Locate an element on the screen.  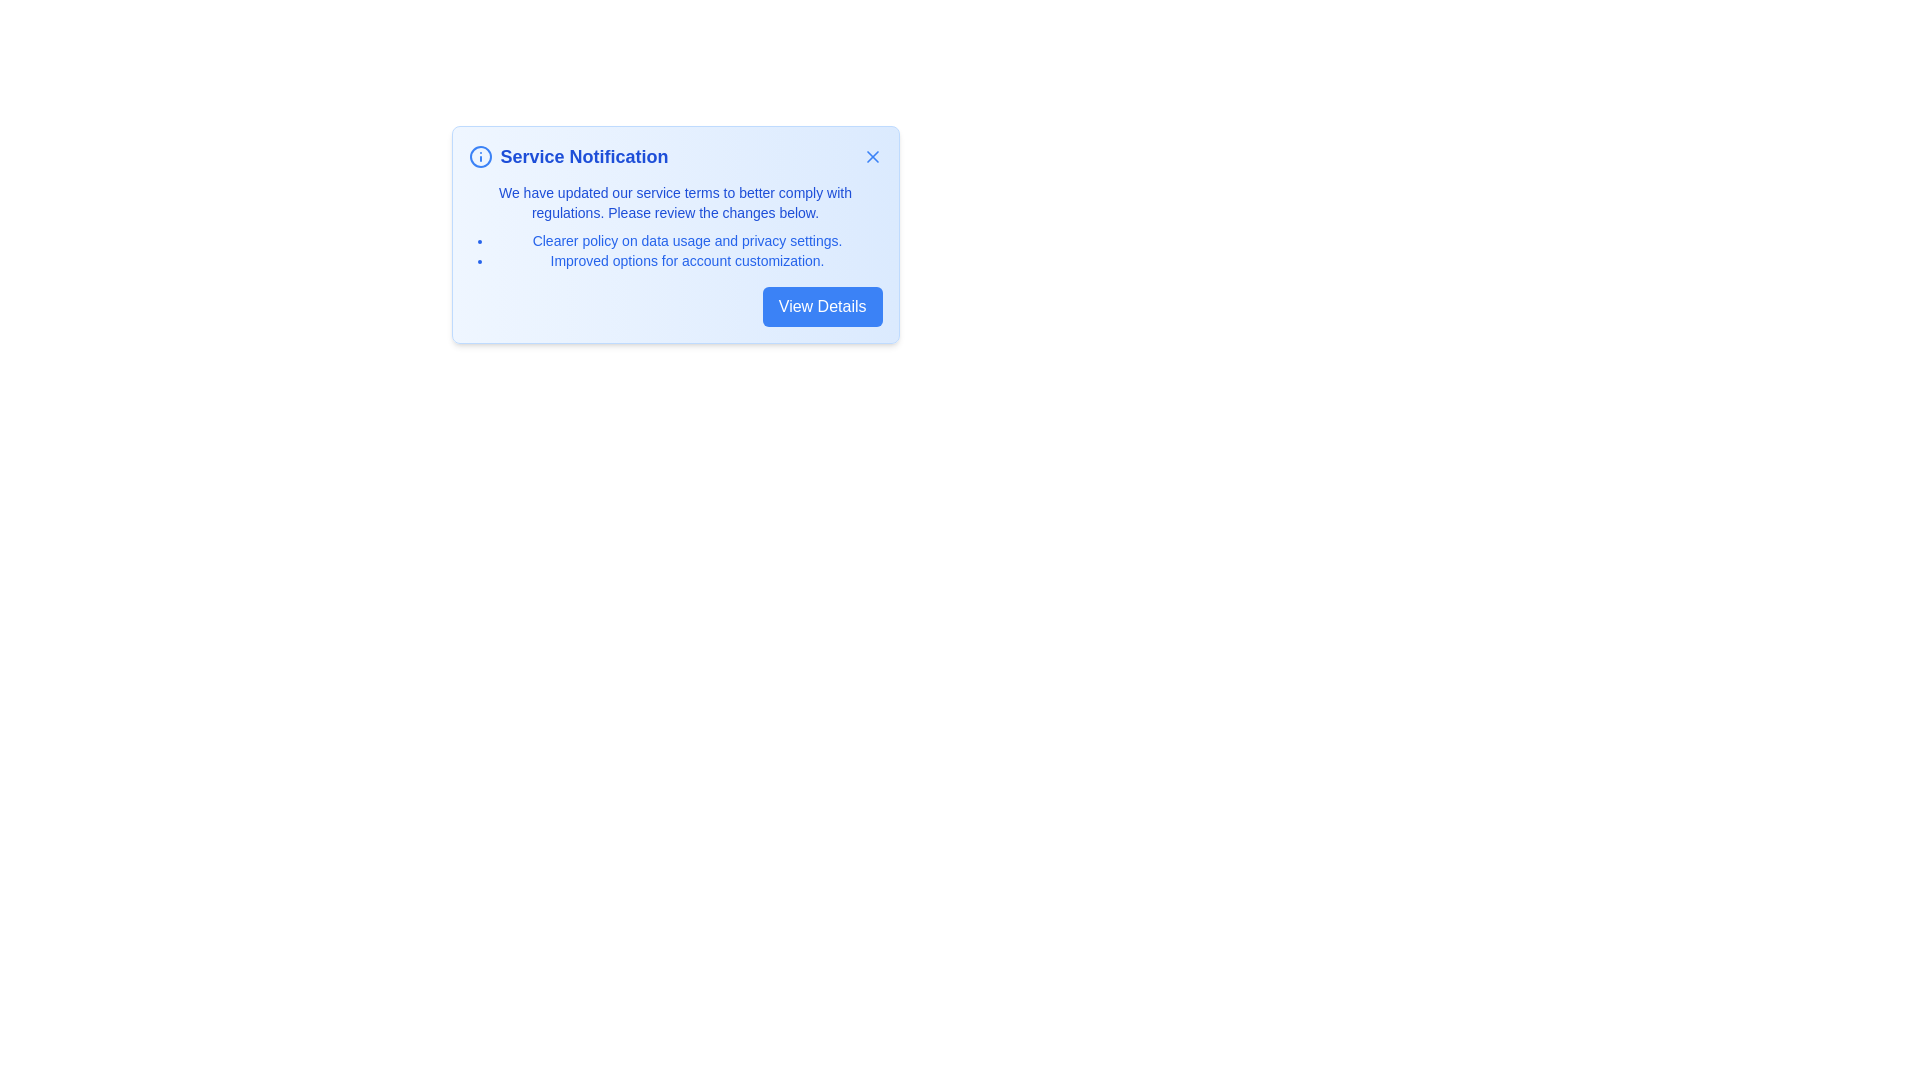
the informational icon to display its significance is located at coordinates (480, 156).